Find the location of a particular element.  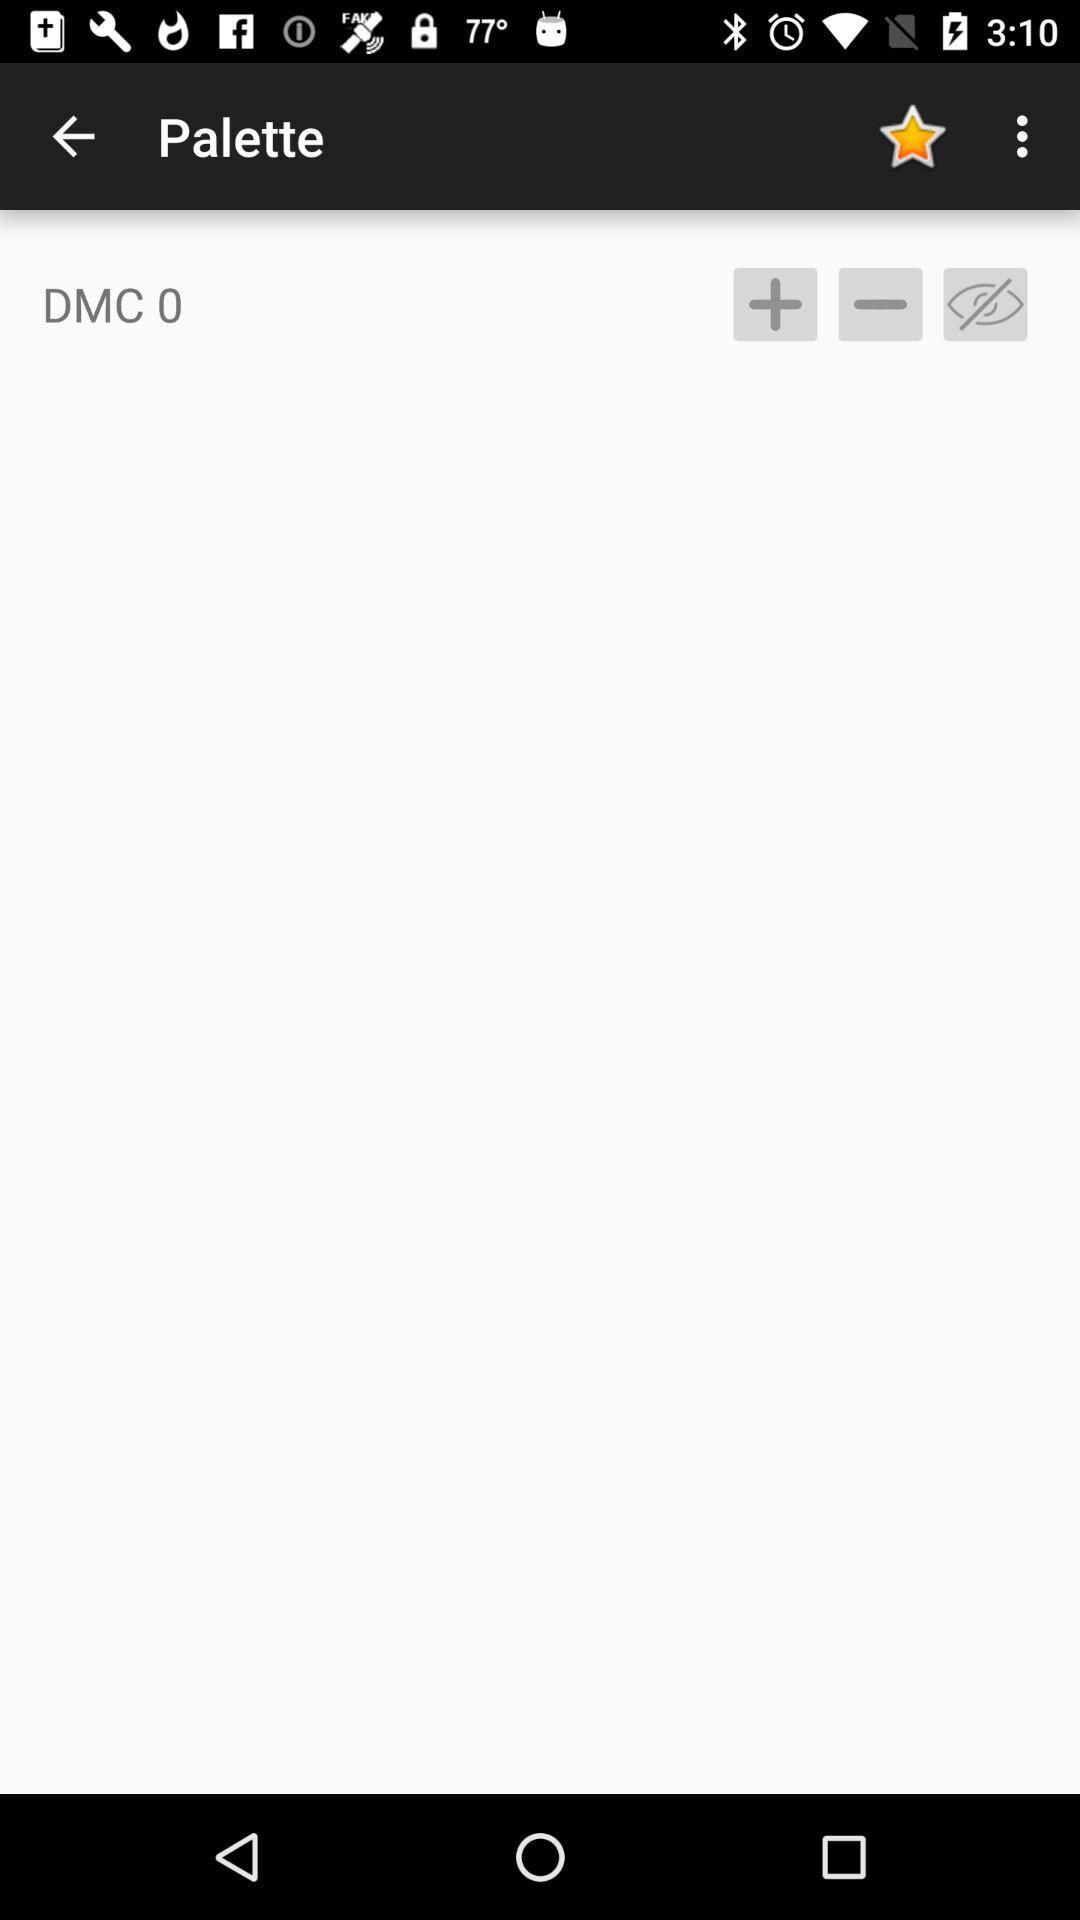

subtract is located at coordinates (879, 303).